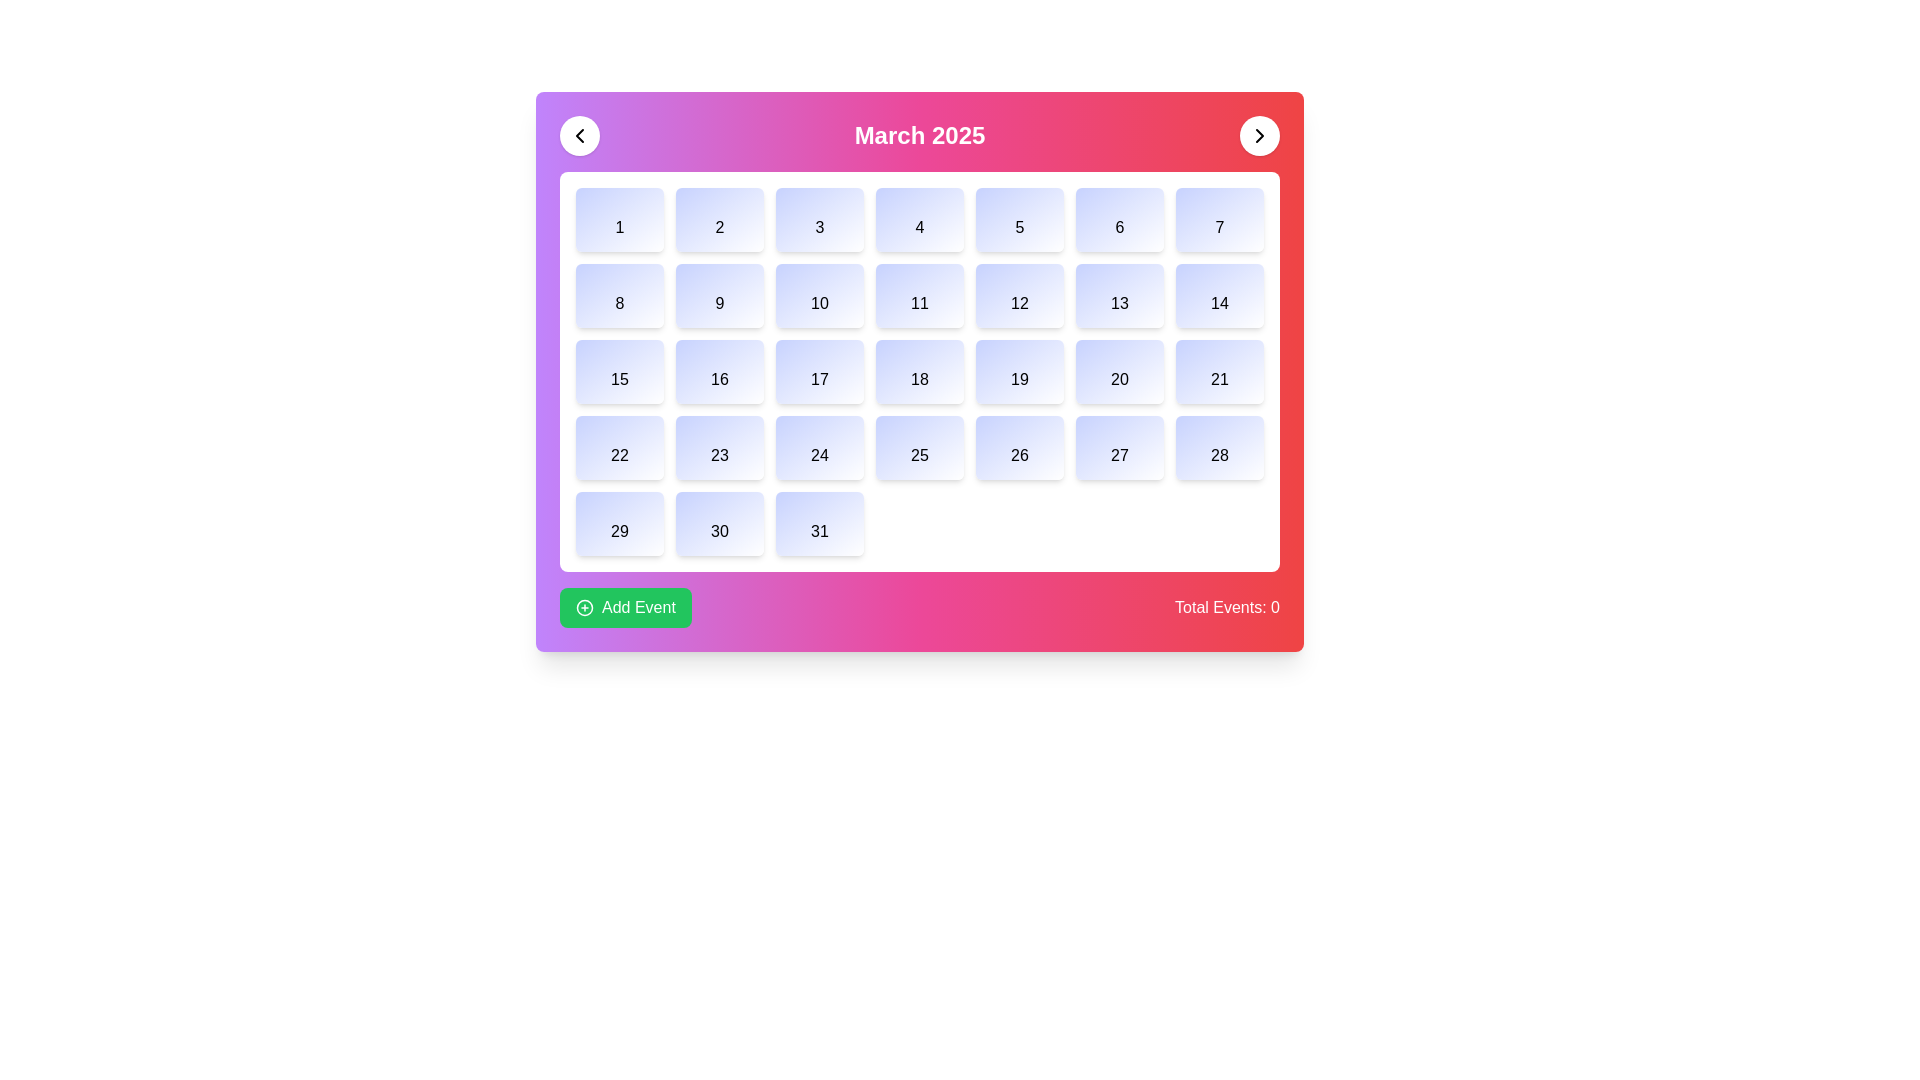  I want to click on the calendar date cell representing the date '6', so click(1118, 219).